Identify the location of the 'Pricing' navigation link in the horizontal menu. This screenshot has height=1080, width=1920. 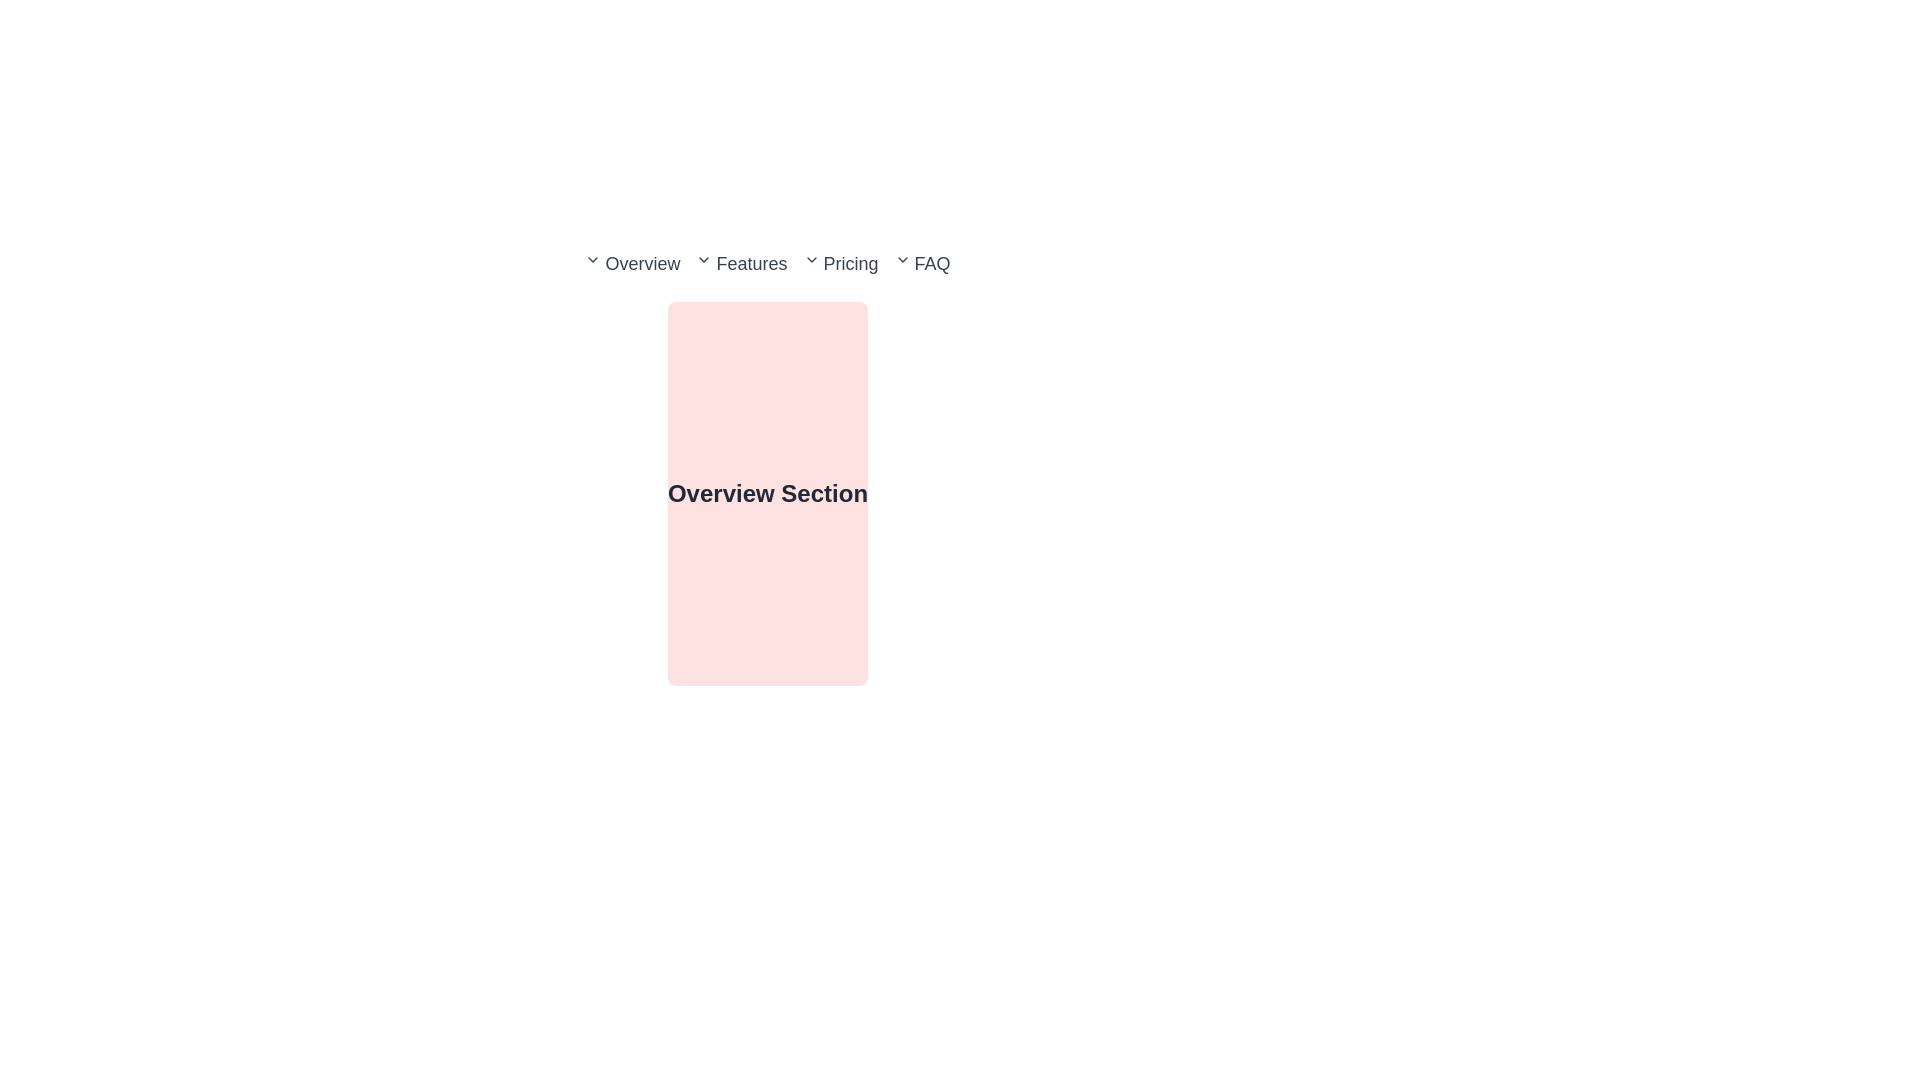
(850, 262).